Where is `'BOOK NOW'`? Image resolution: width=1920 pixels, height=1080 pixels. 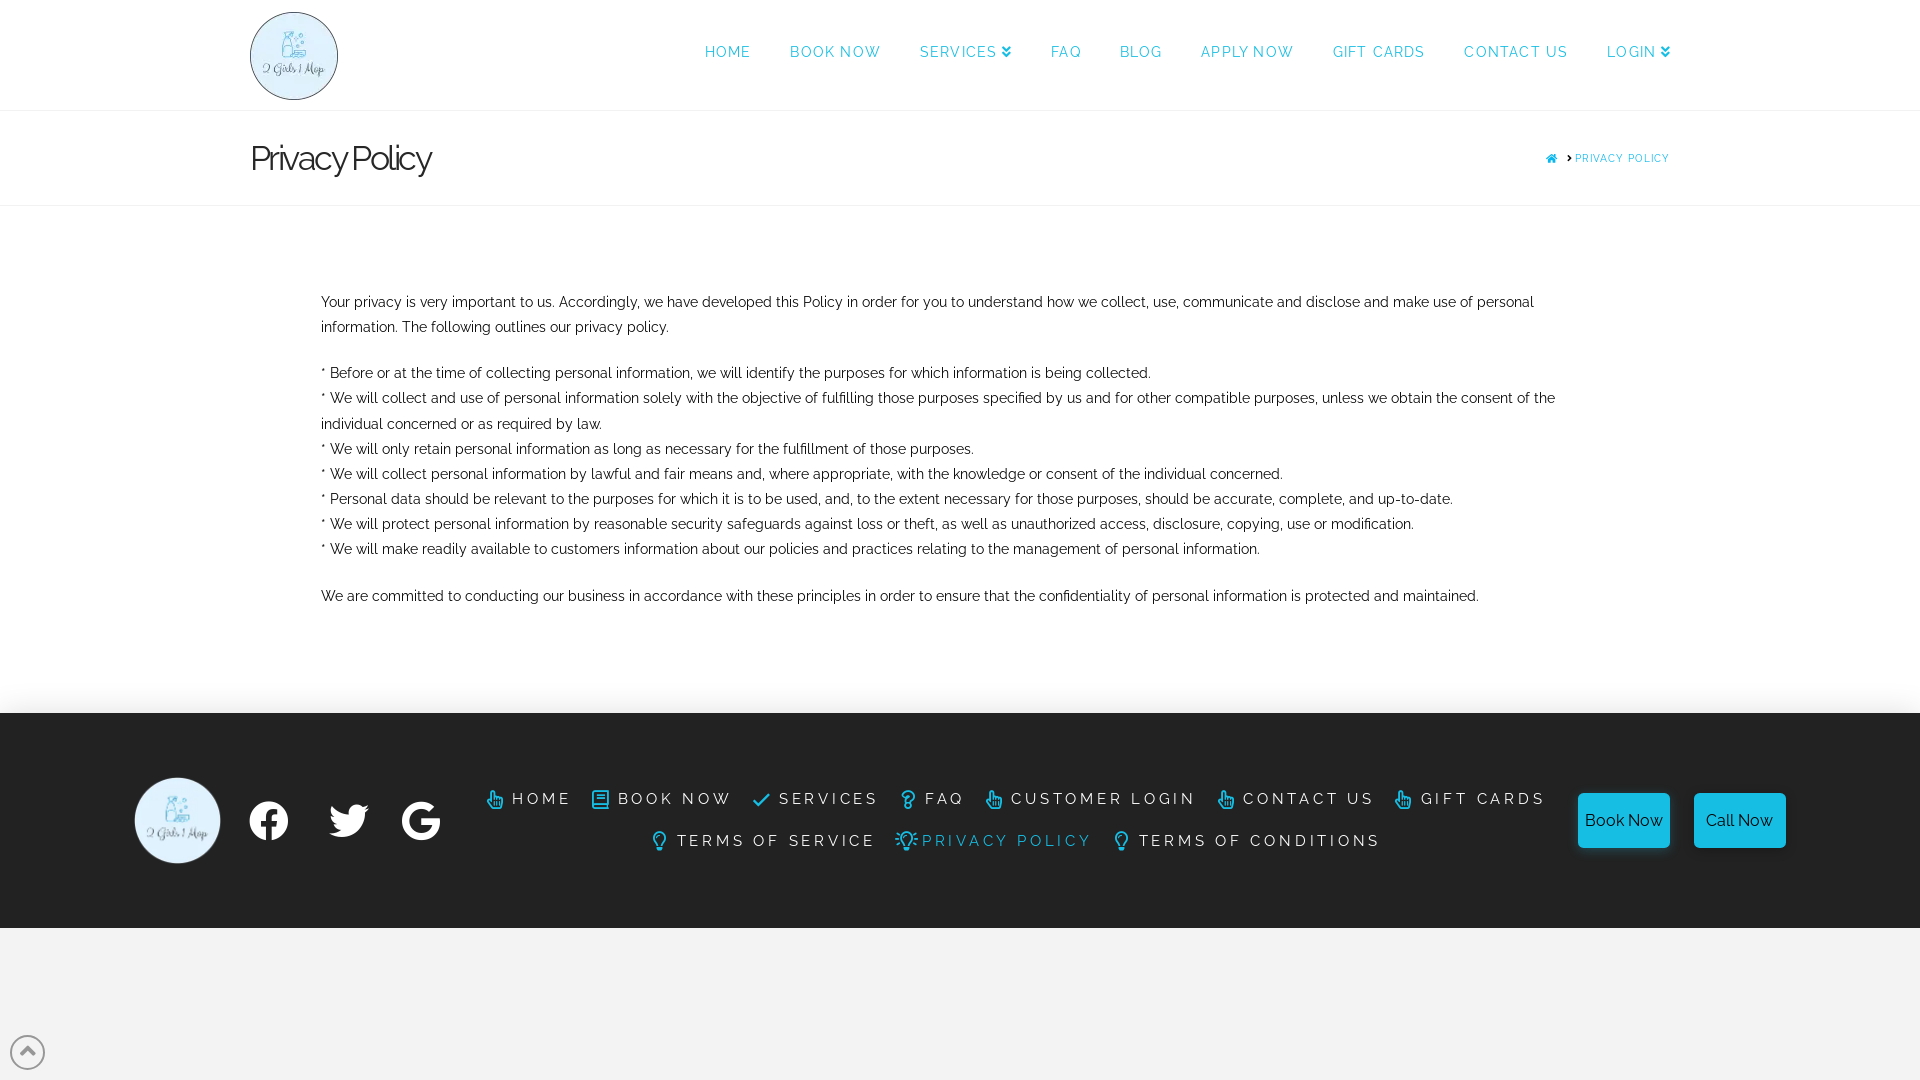
'BOOK NOW' is located at coordinates (578, 798).